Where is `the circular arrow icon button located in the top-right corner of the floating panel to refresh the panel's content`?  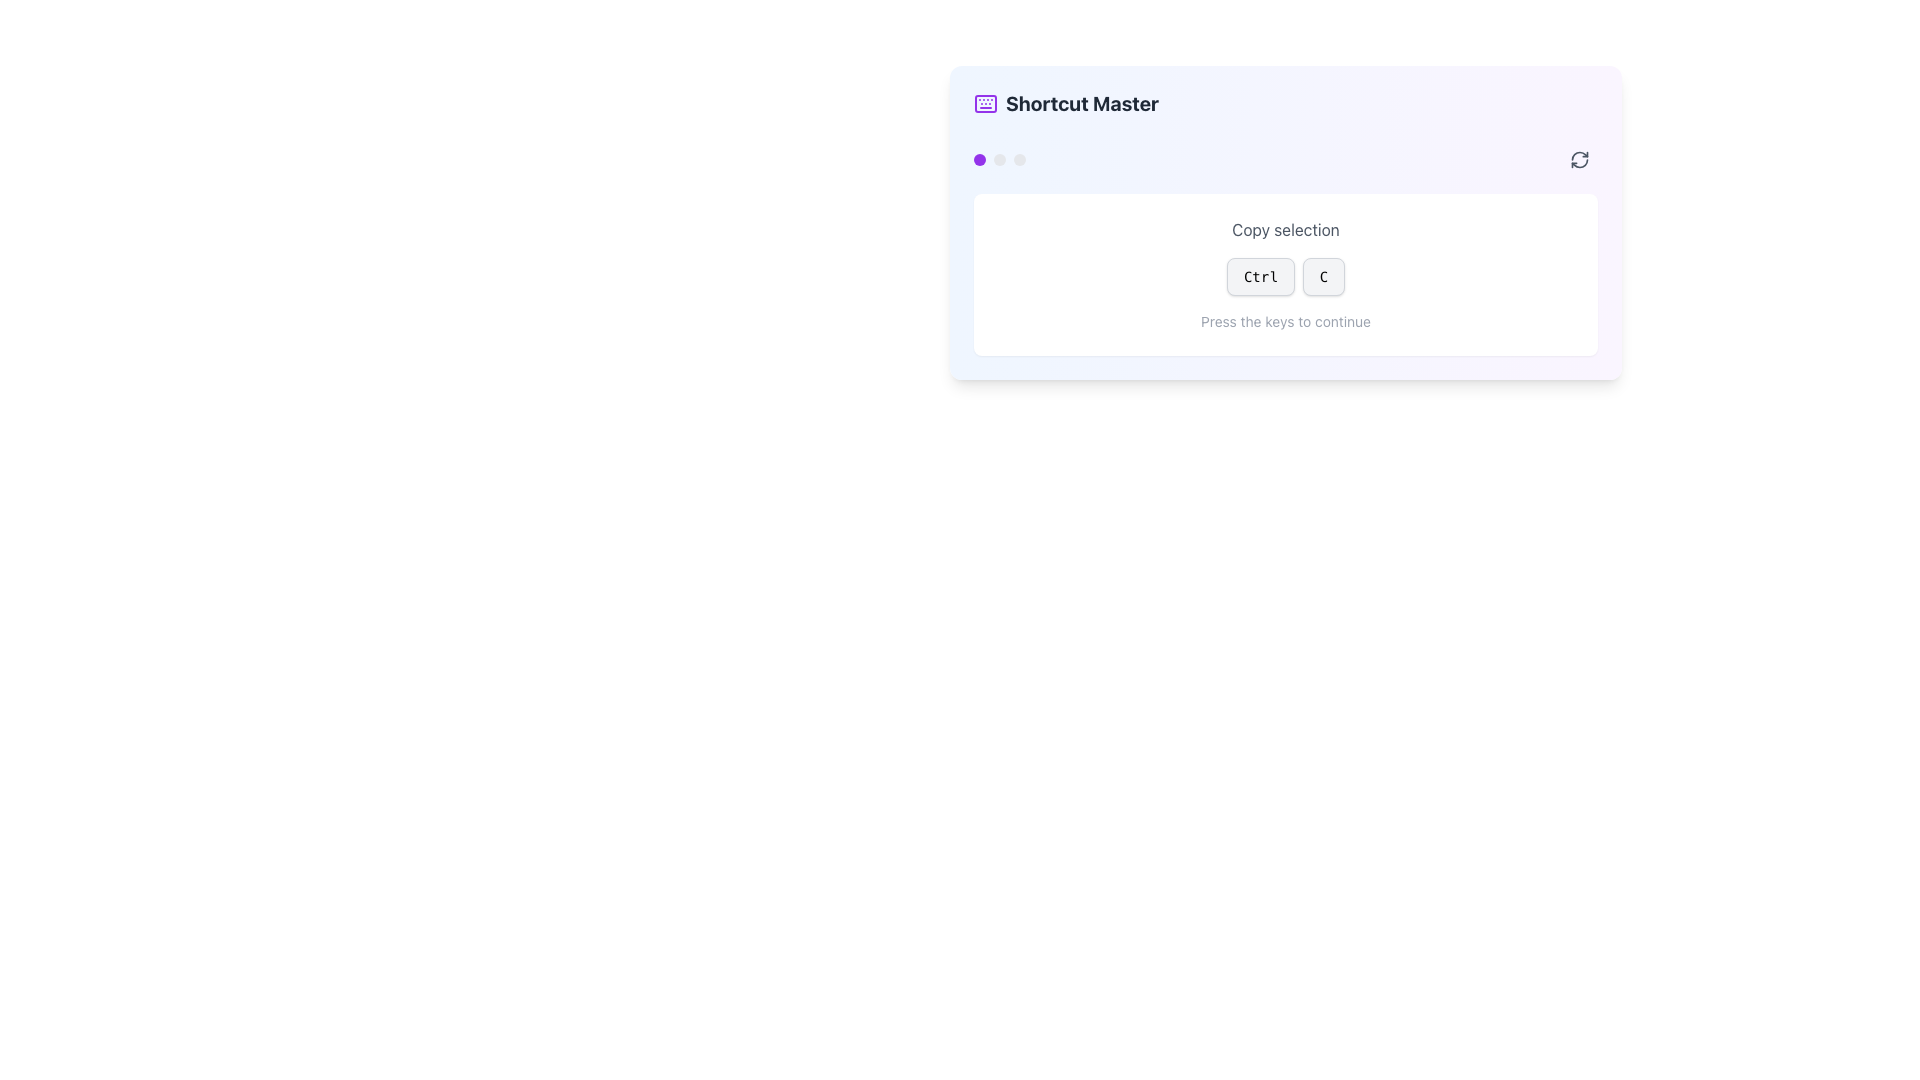 the circular arrow icon button located in the top-right corner of the floating panel to refresh the panel's content is located at coordinates (1578, 158).